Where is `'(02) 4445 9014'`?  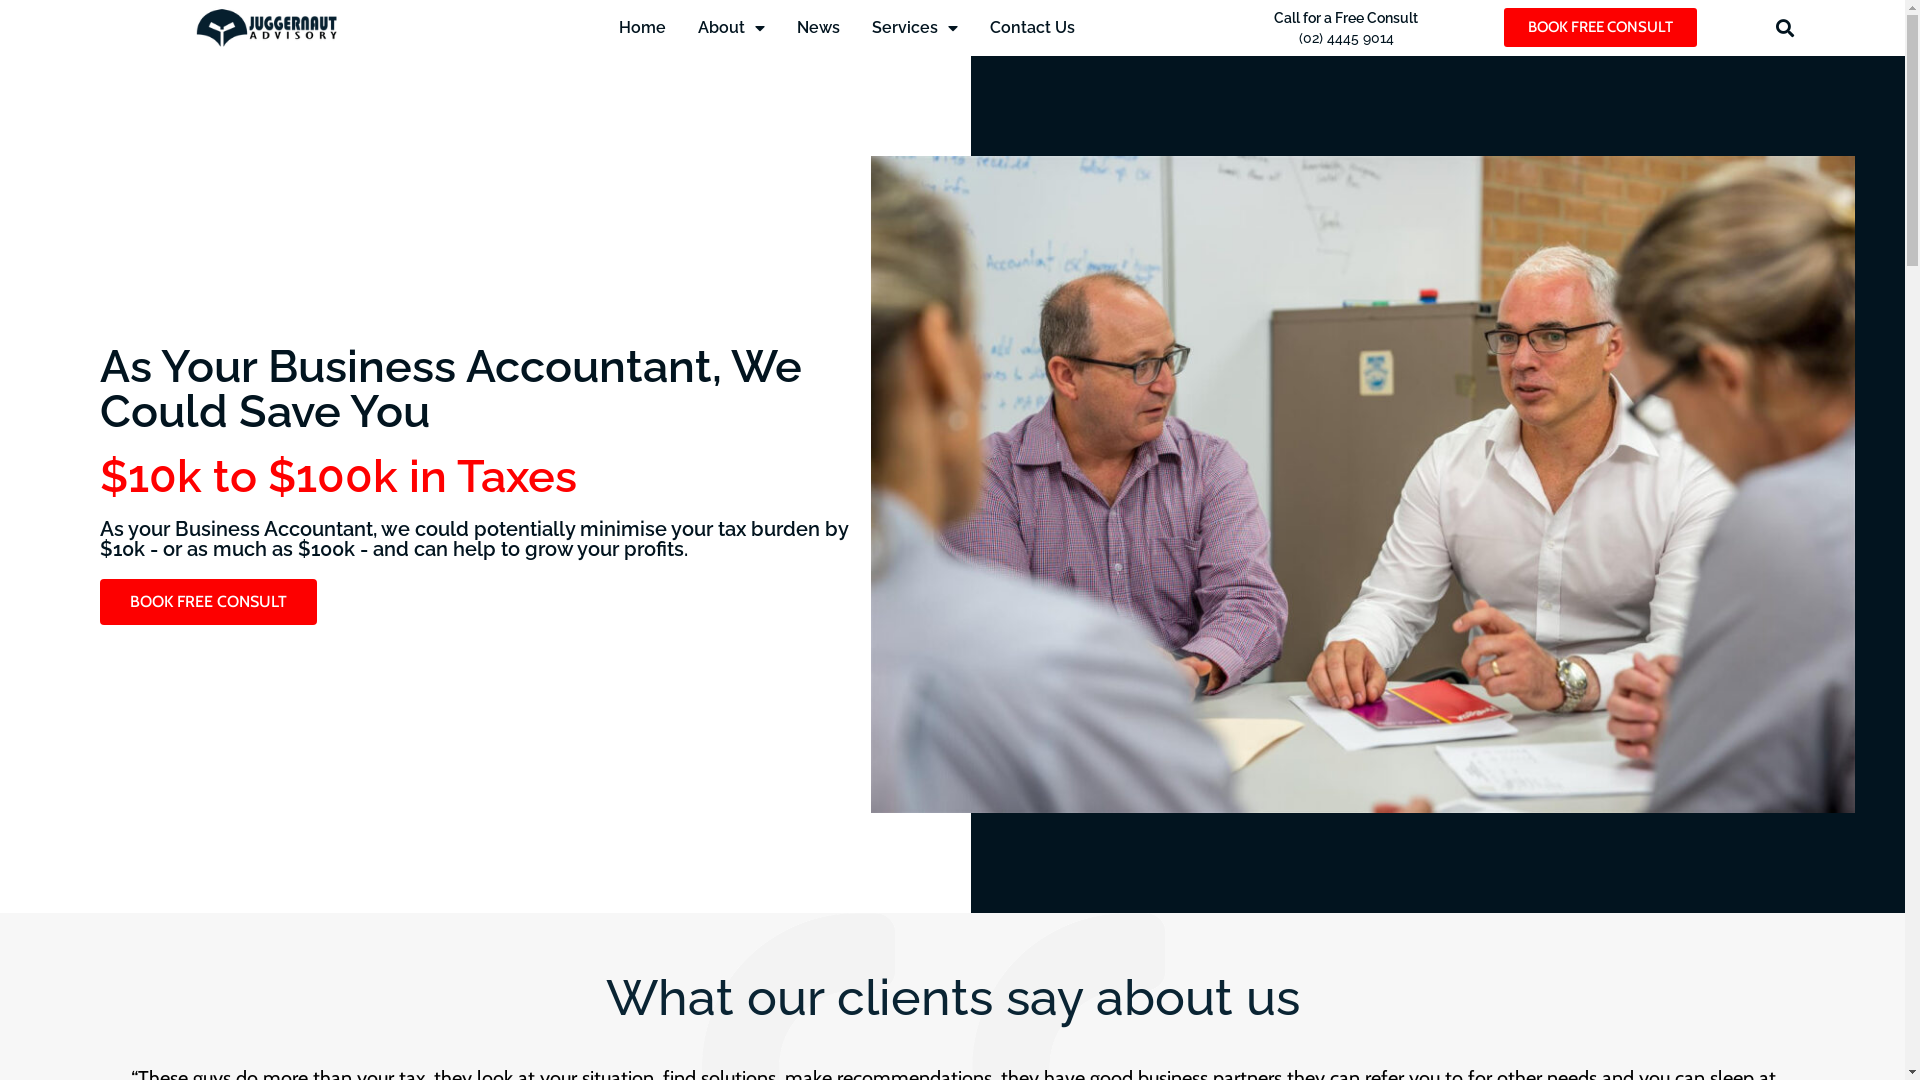 '(02) 4445 9014' is located at coordinates (1346, 38).